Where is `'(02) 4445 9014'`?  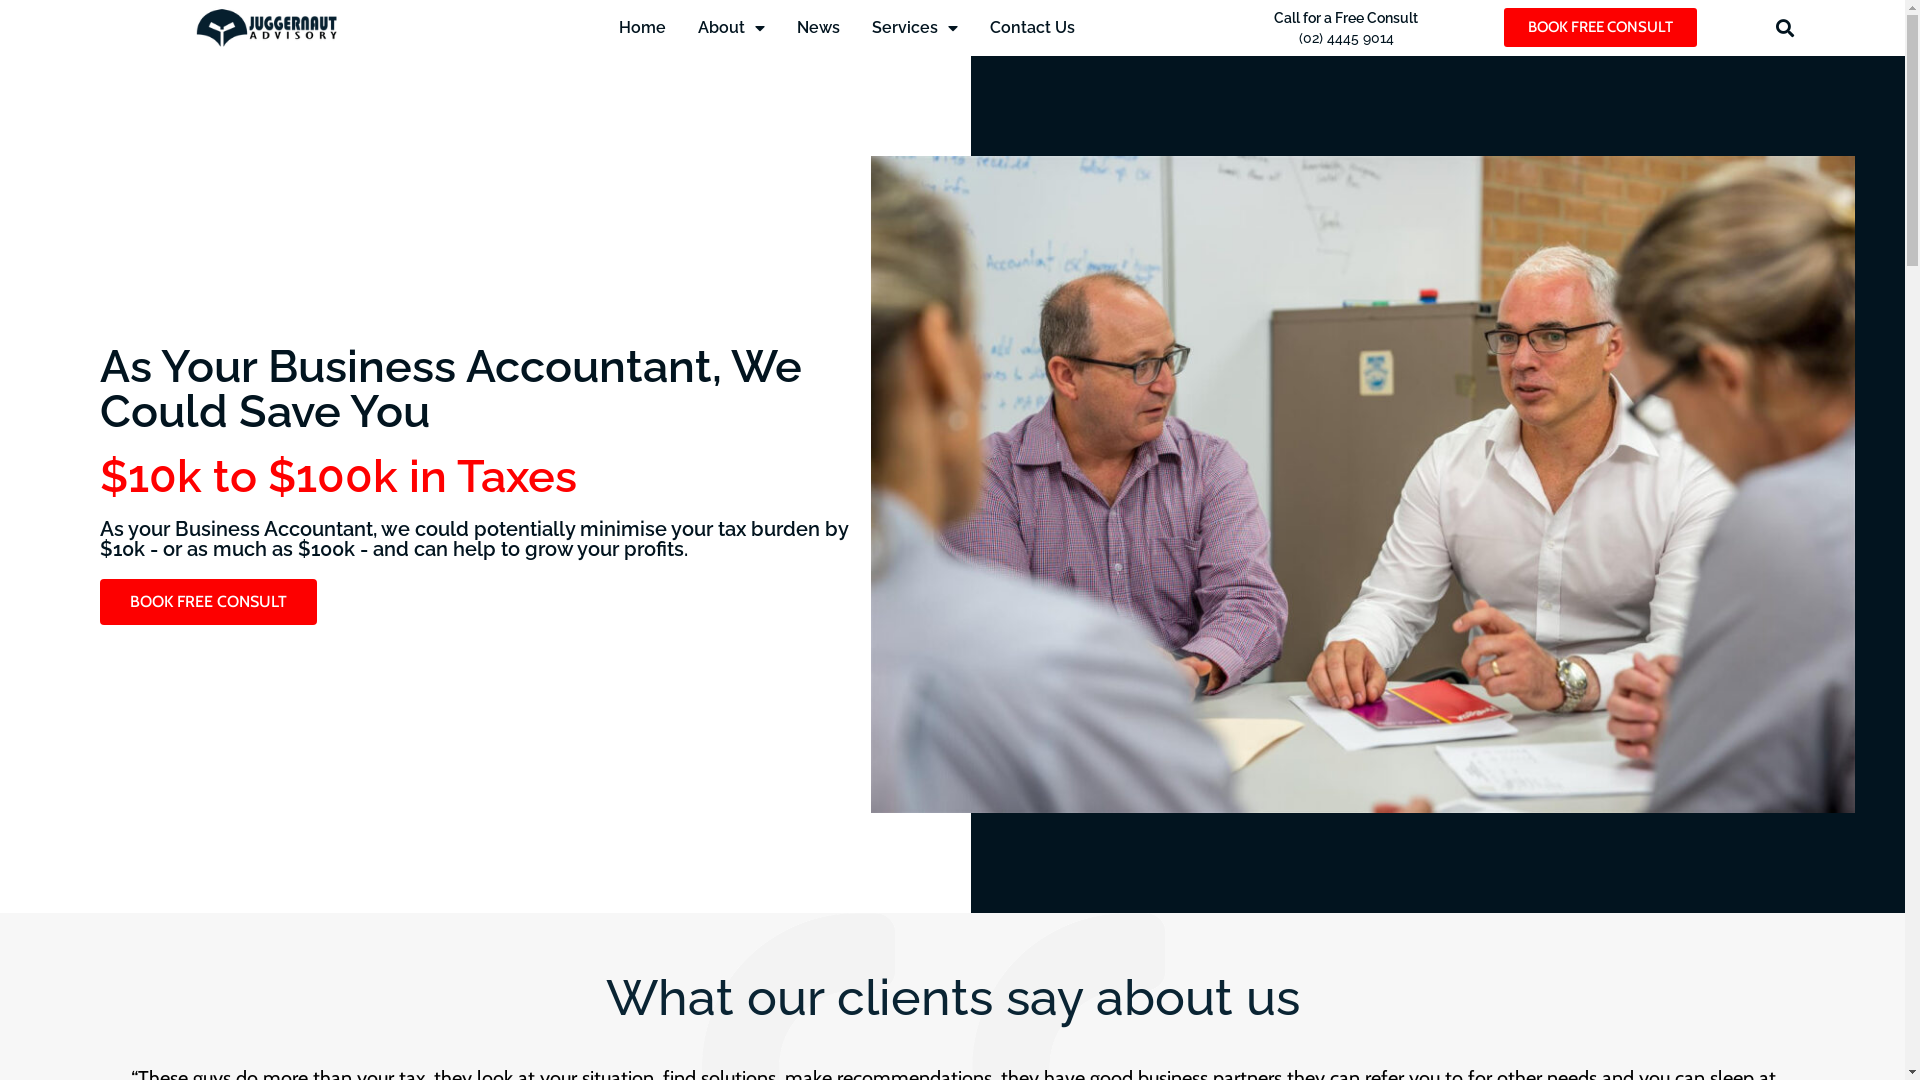 '(02) 4445 9014' is located at coordinates (1346, 38).